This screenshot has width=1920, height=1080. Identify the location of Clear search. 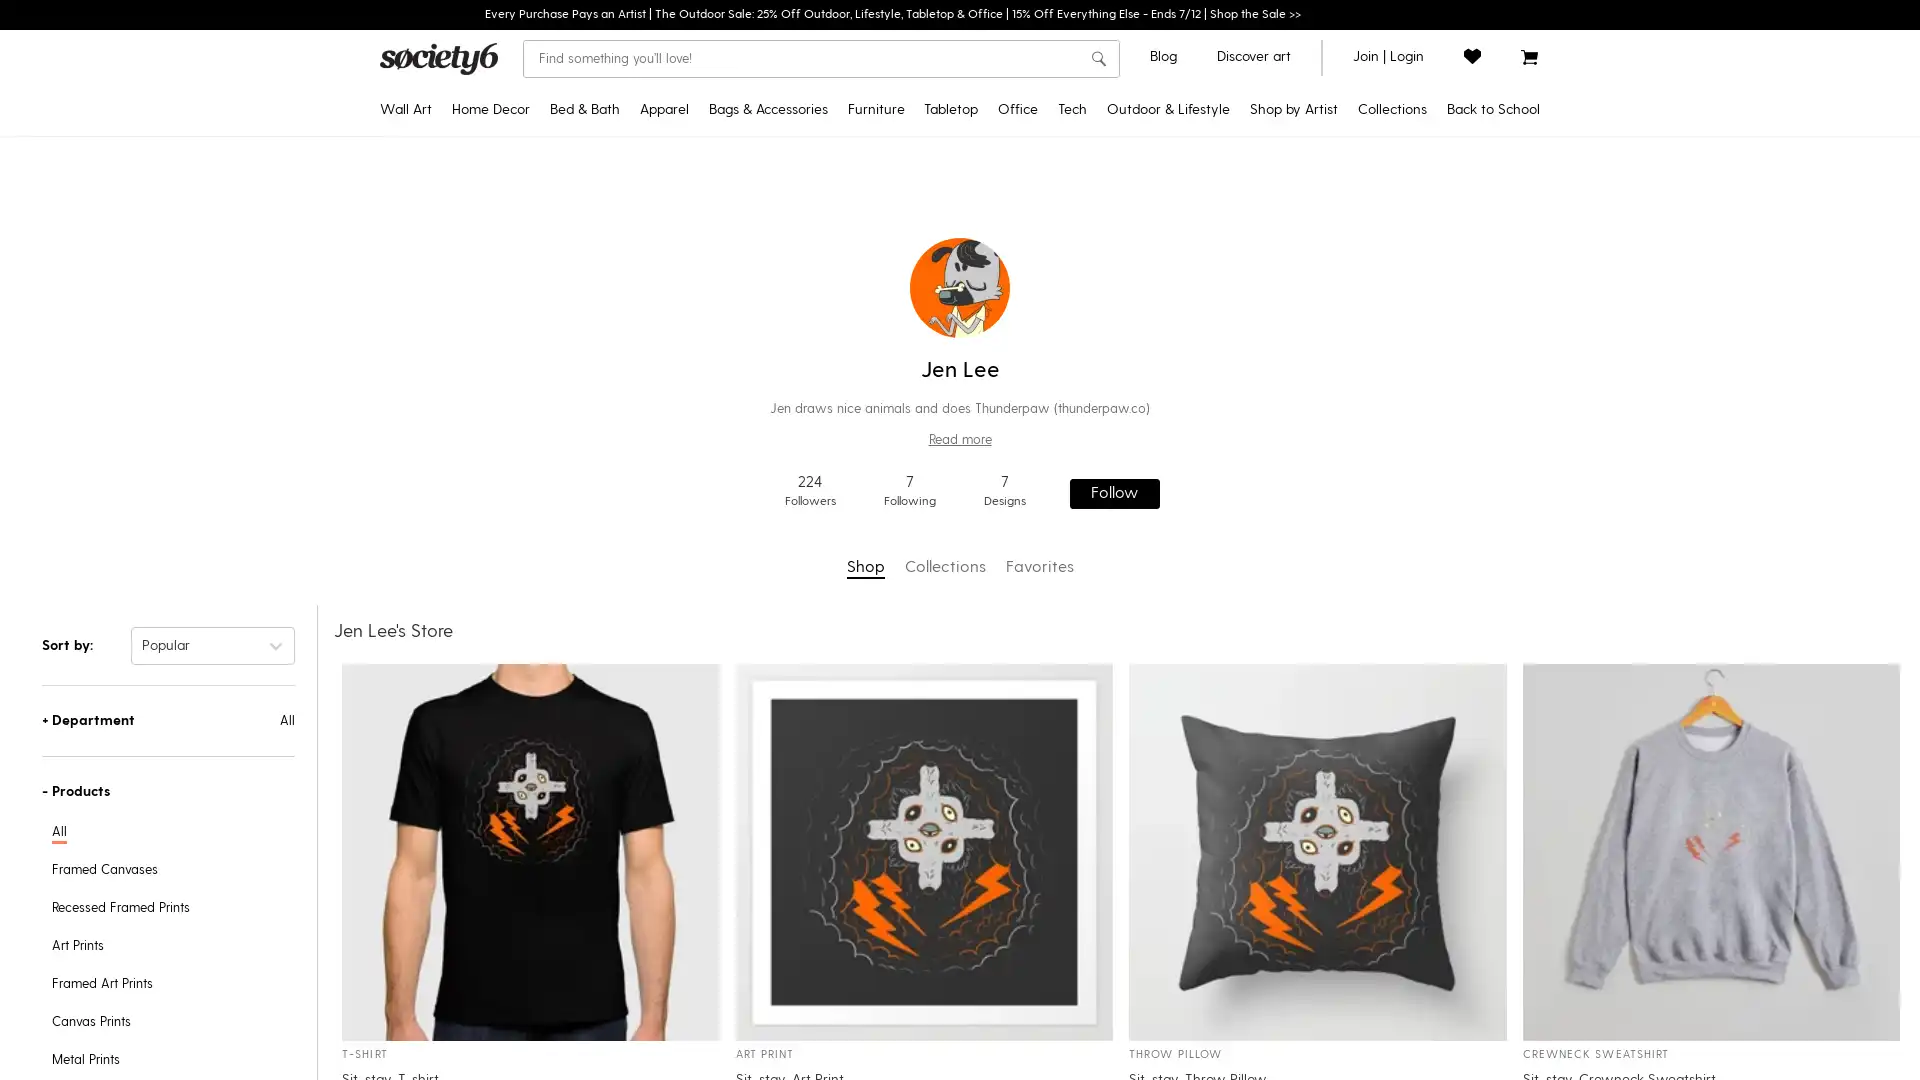
(1070, 57).